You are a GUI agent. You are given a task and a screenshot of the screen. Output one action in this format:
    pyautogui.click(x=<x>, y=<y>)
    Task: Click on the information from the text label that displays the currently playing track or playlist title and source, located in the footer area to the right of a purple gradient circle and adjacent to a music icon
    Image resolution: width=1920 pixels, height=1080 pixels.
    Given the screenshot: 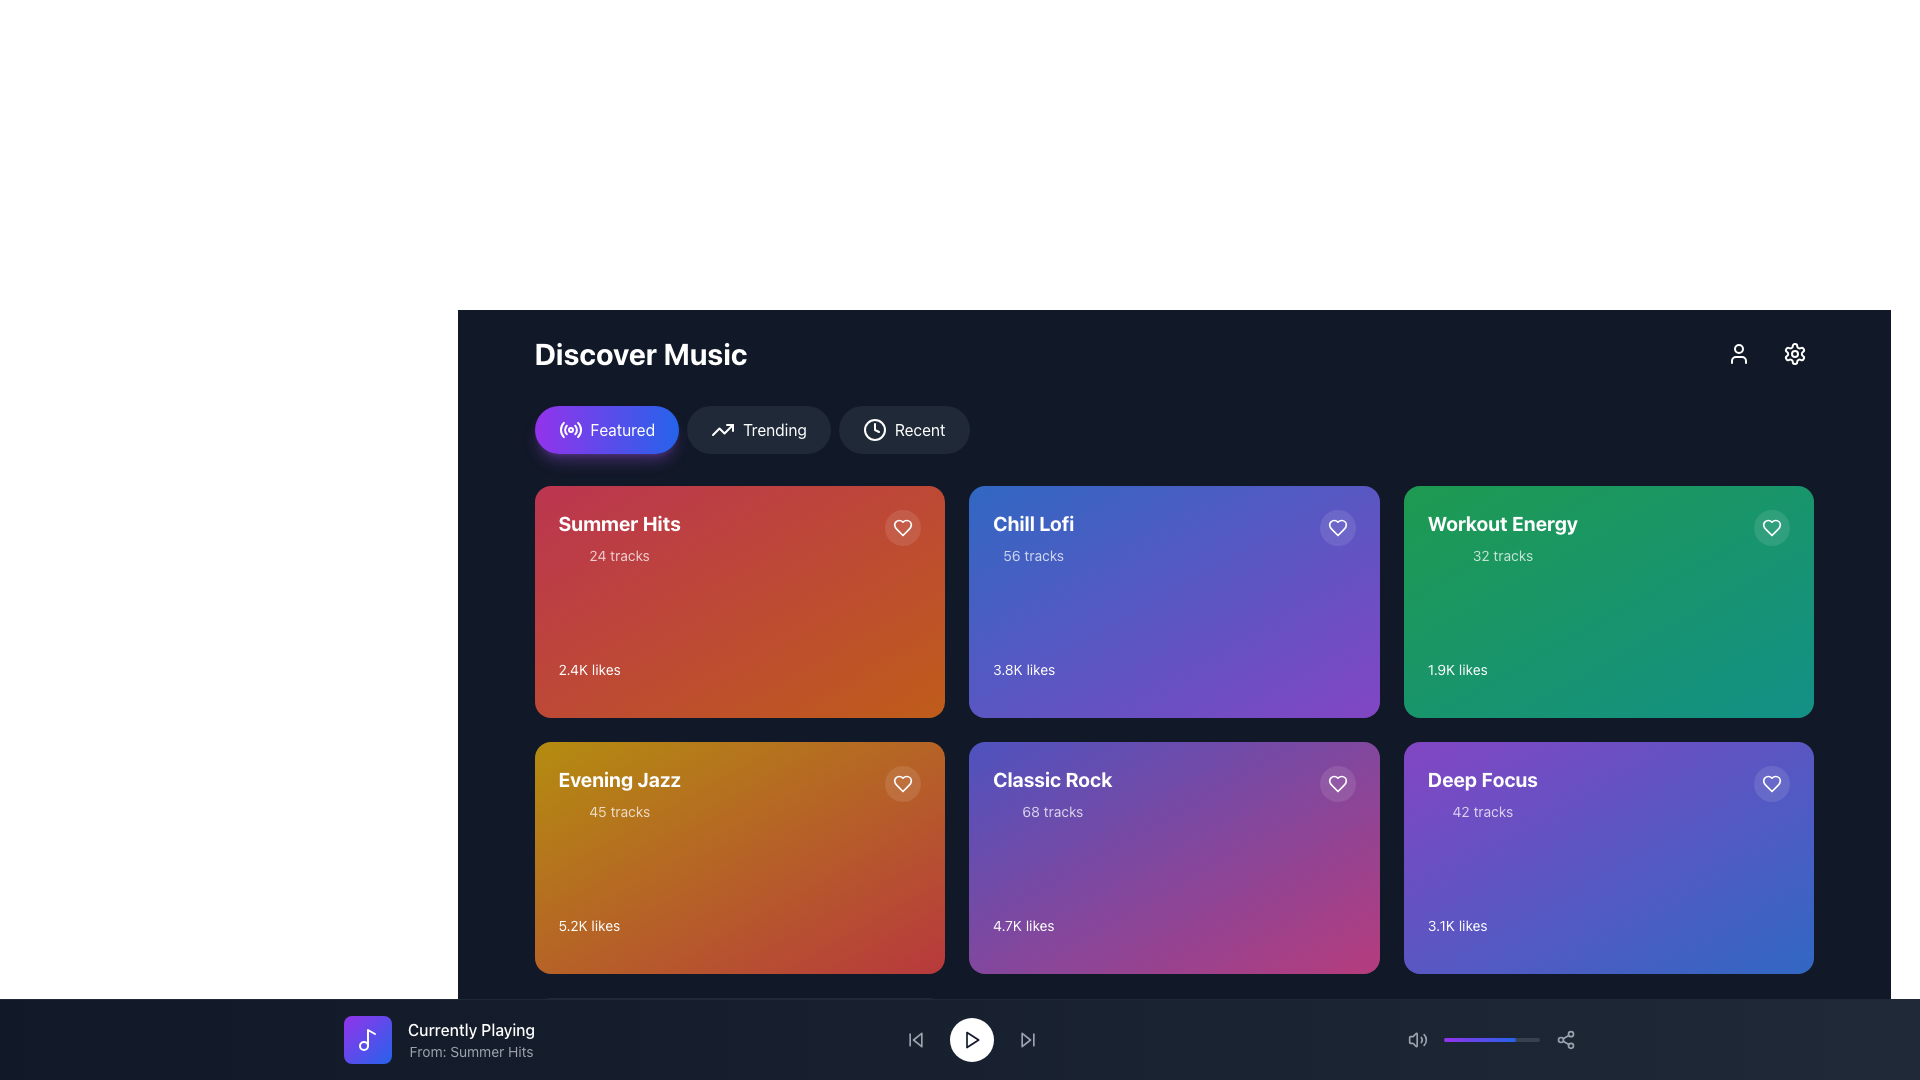 What is the action you would take?
    pyautogui.click(x=470, y=1039)
    